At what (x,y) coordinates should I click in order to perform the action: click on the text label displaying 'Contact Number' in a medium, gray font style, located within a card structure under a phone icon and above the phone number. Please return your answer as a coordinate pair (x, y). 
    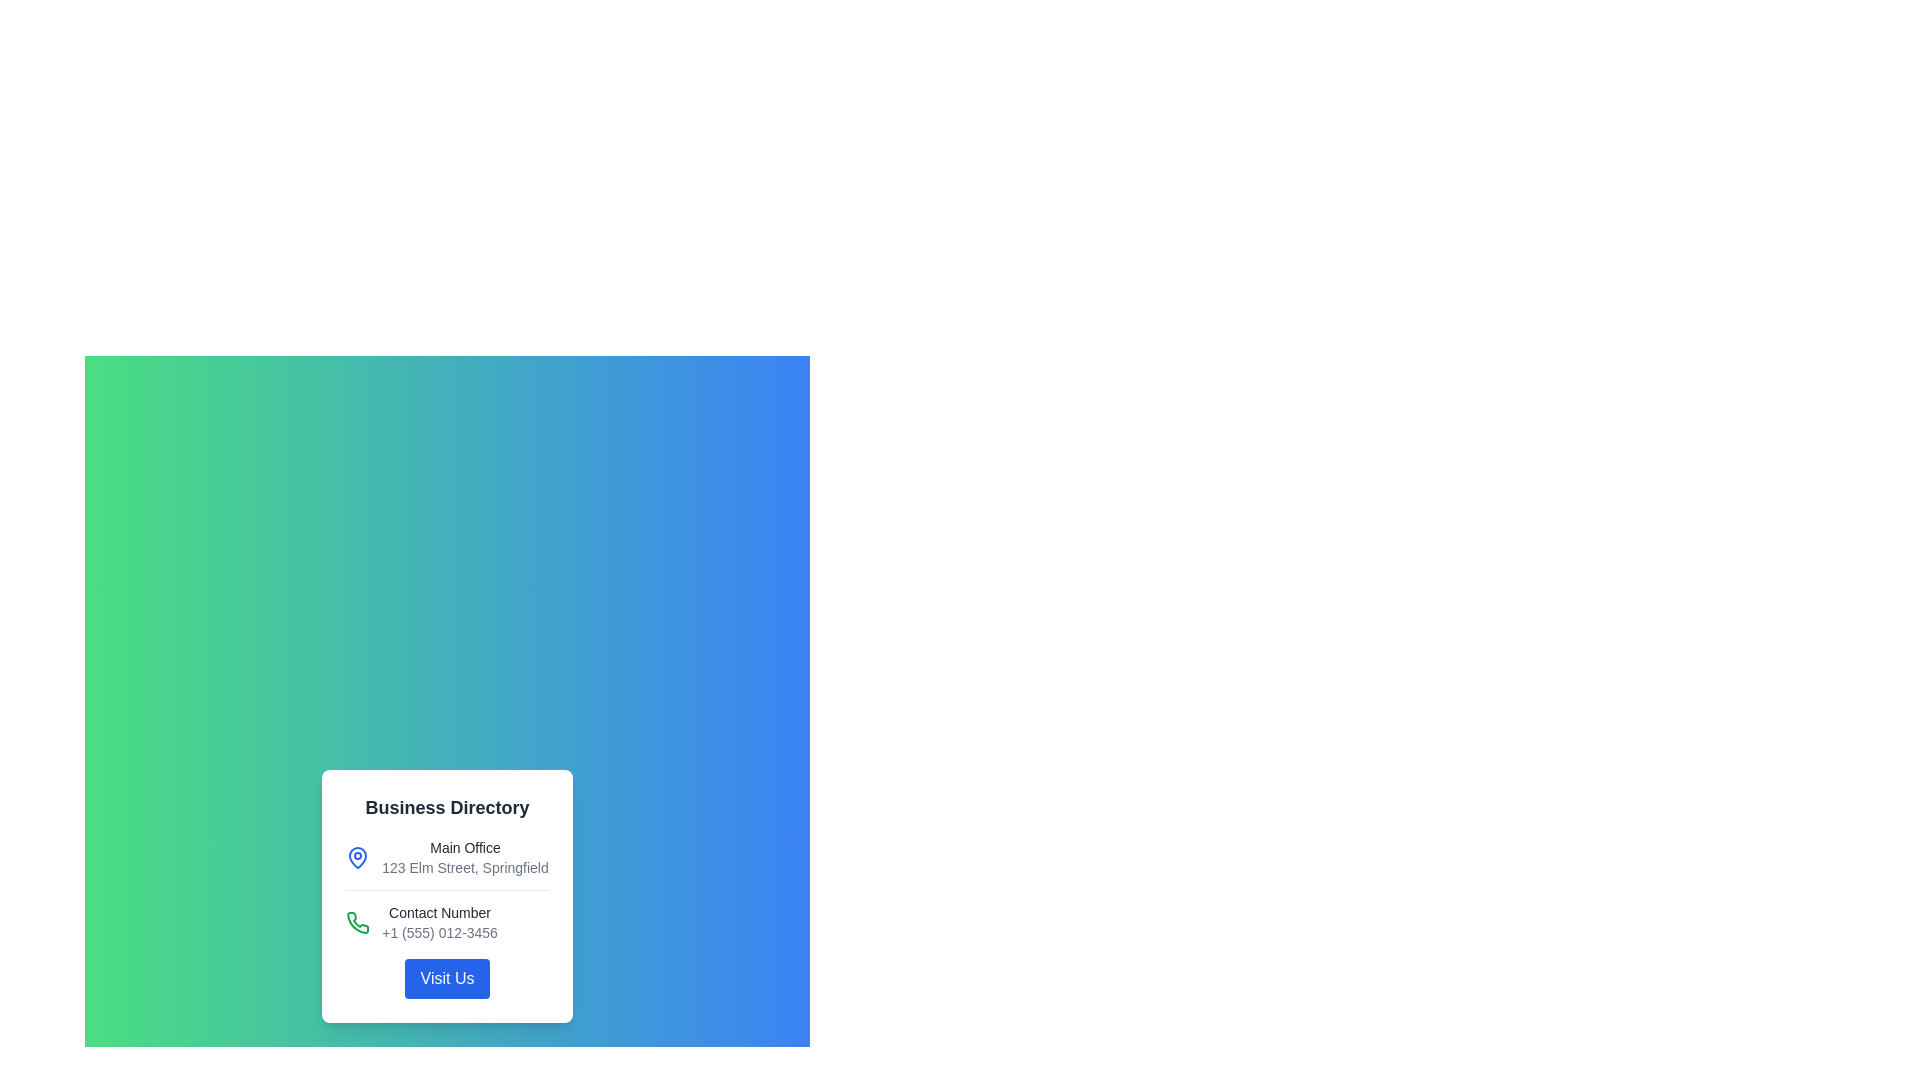
    Looking at the image, I should click on (439, 912).